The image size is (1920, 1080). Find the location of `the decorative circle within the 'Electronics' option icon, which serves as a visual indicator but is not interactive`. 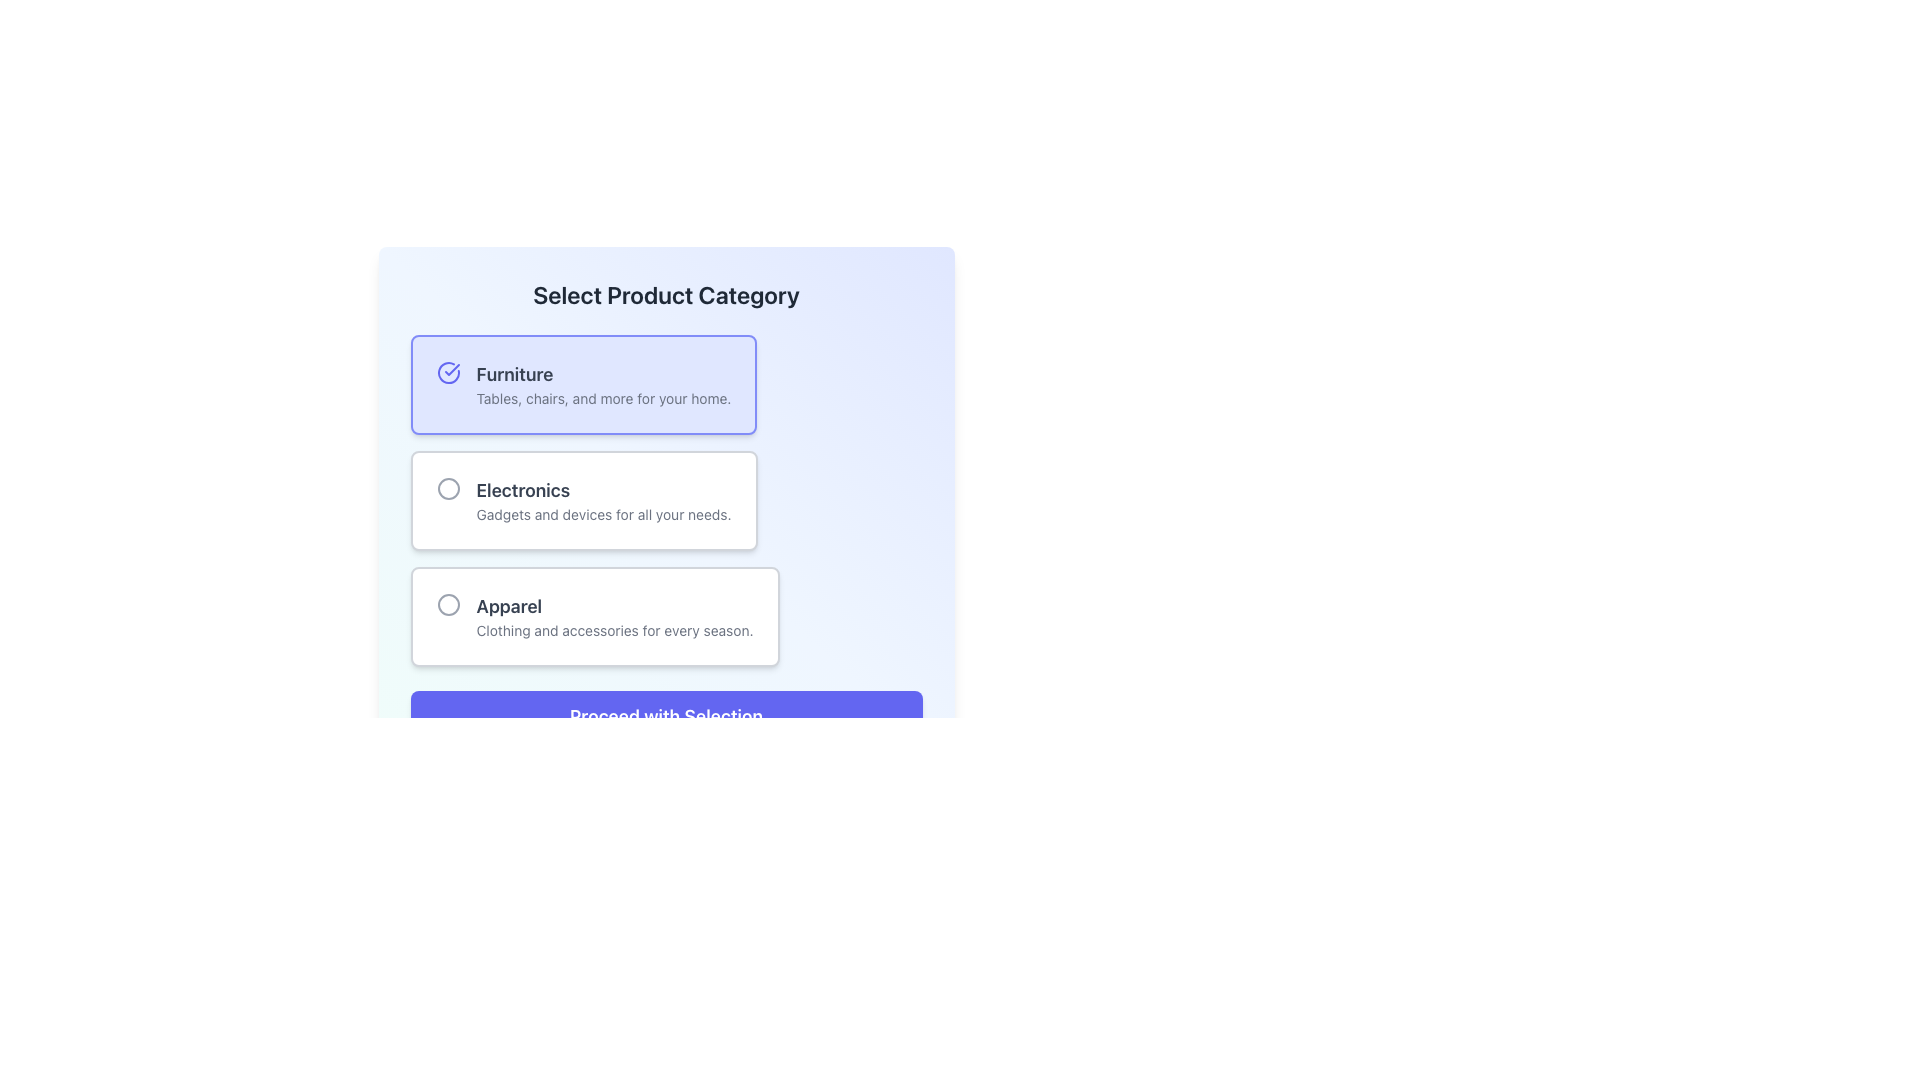

the decorative circle within the 'Electronics' option icon, which serves as a visual indicator but is not interactive is located at coordinates (447, 489).